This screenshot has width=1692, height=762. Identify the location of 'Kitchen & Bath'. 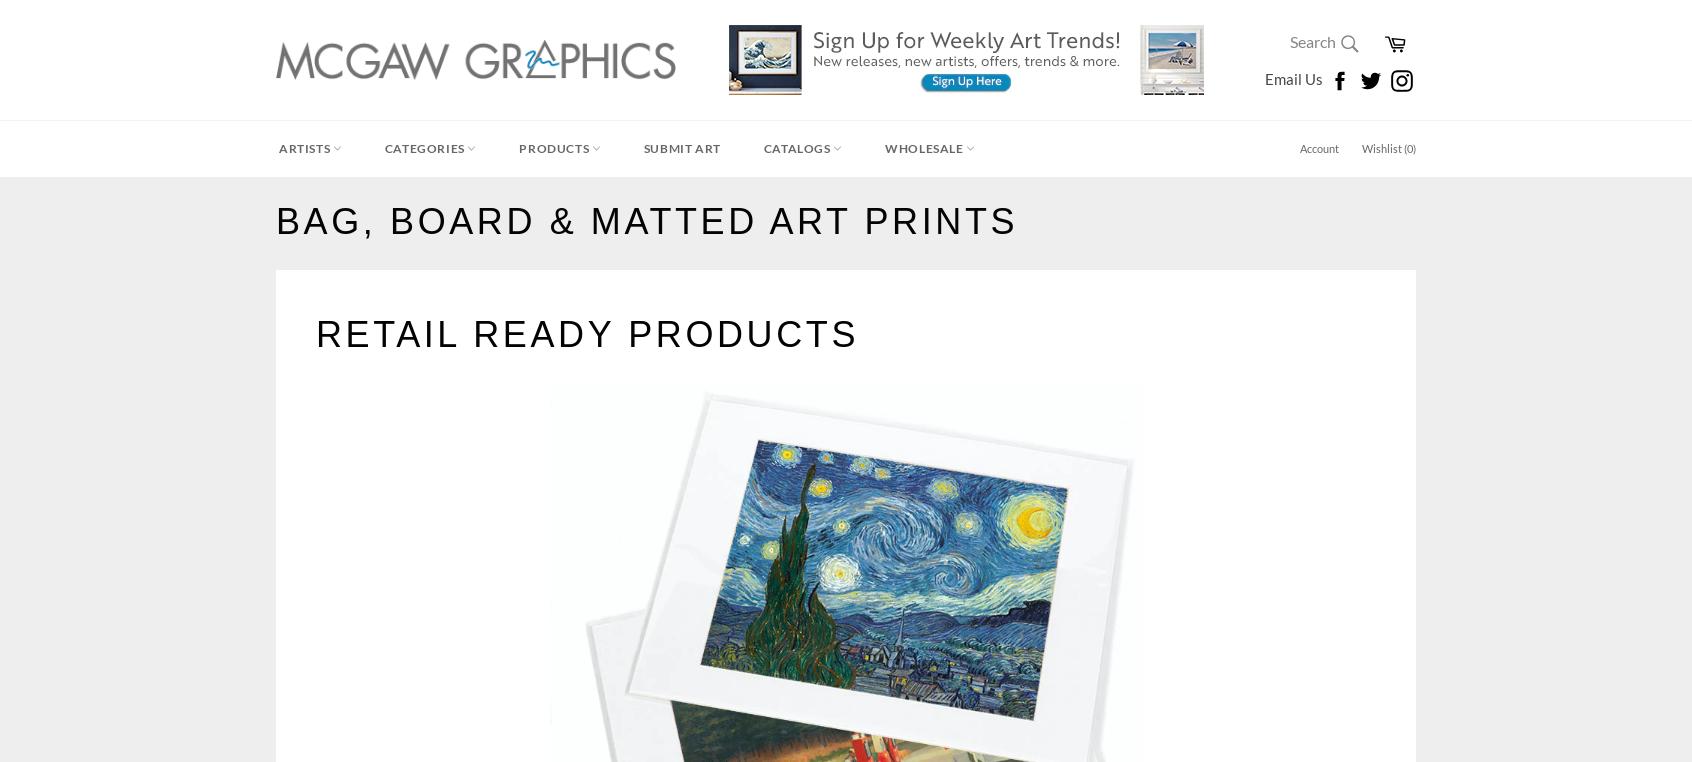
(553, 235).